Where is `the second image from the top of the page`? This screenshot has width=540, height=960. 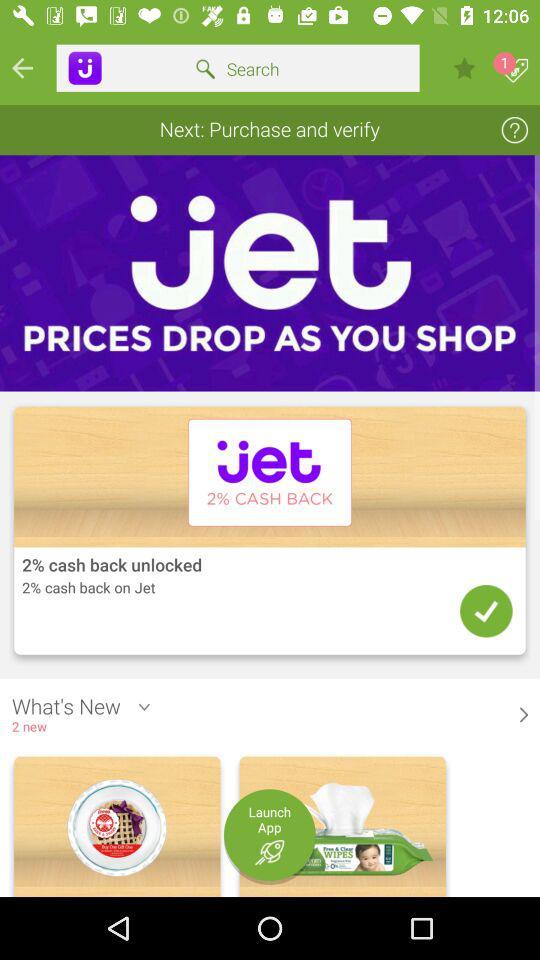
the second image from the top of the page is located at coordinates (270, 532).